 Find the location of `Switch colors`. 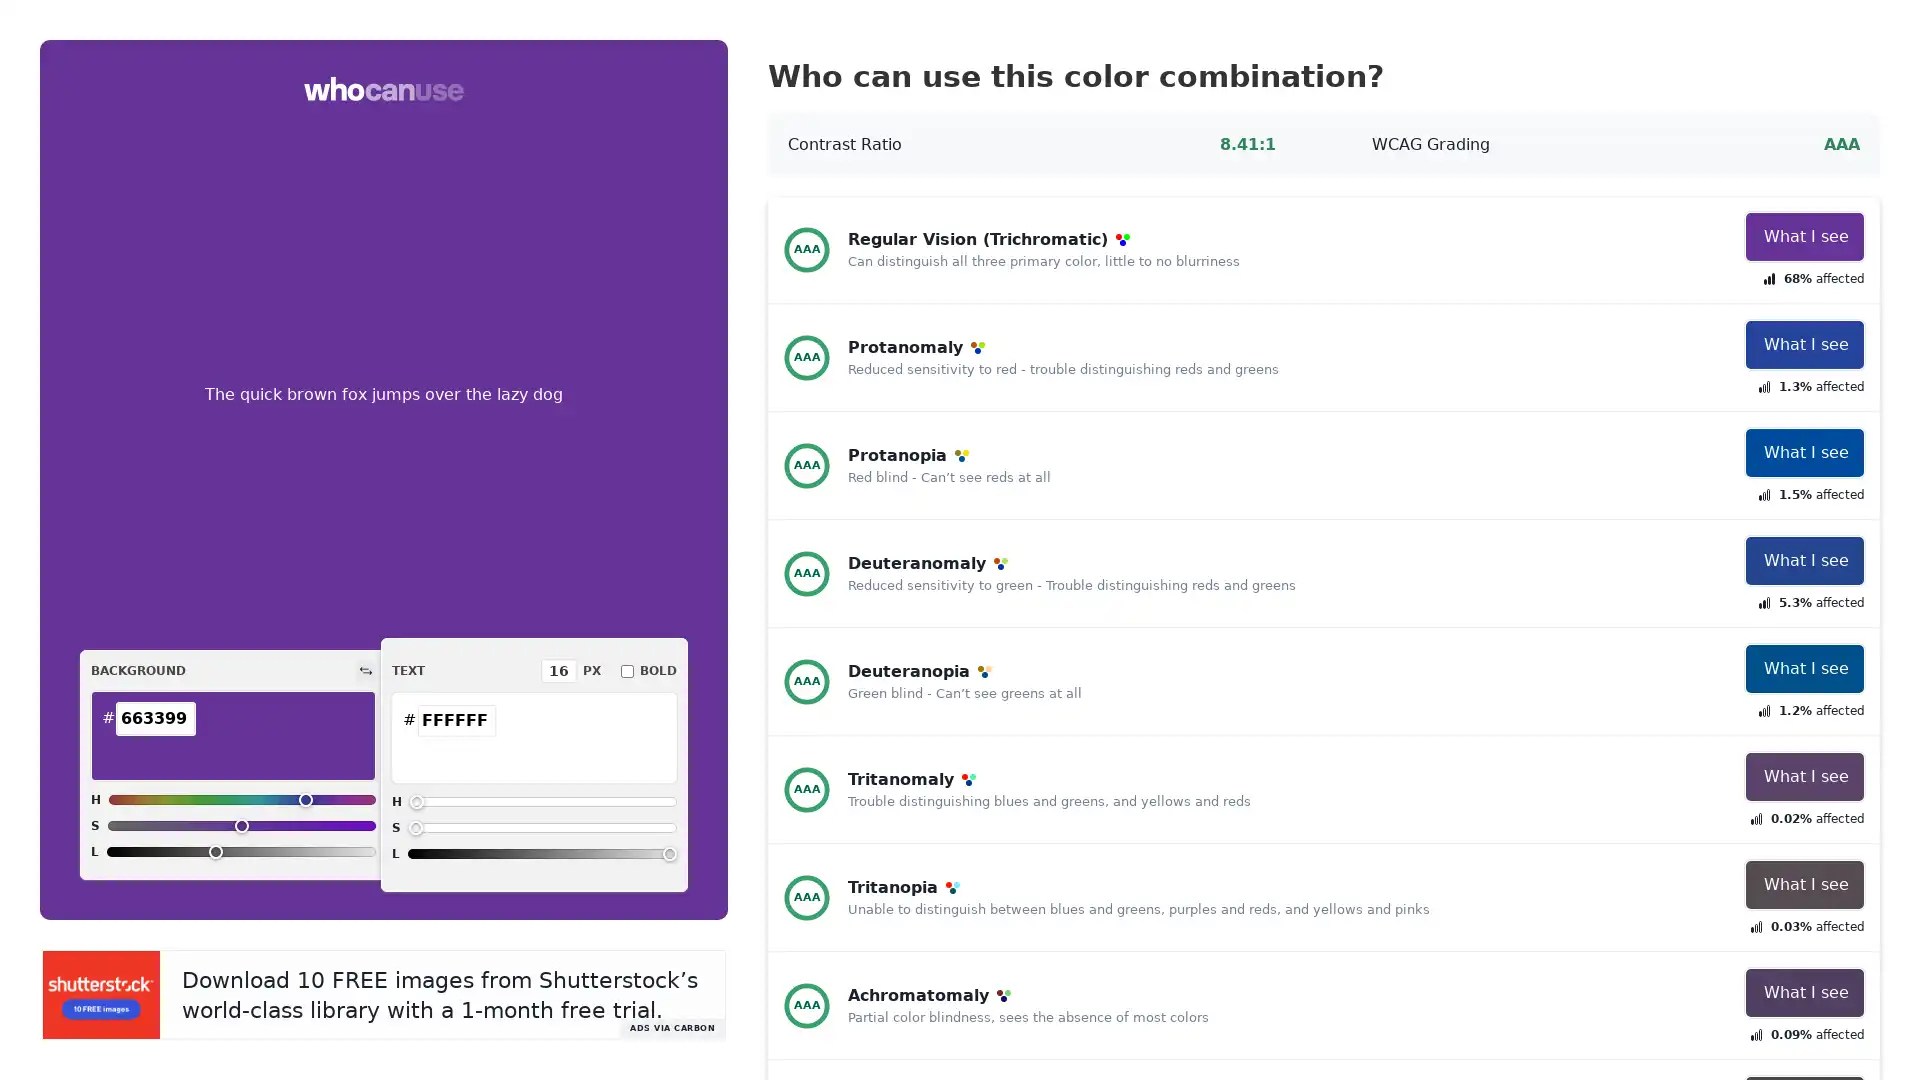

Switch colors is located at coordinates (365, 671).